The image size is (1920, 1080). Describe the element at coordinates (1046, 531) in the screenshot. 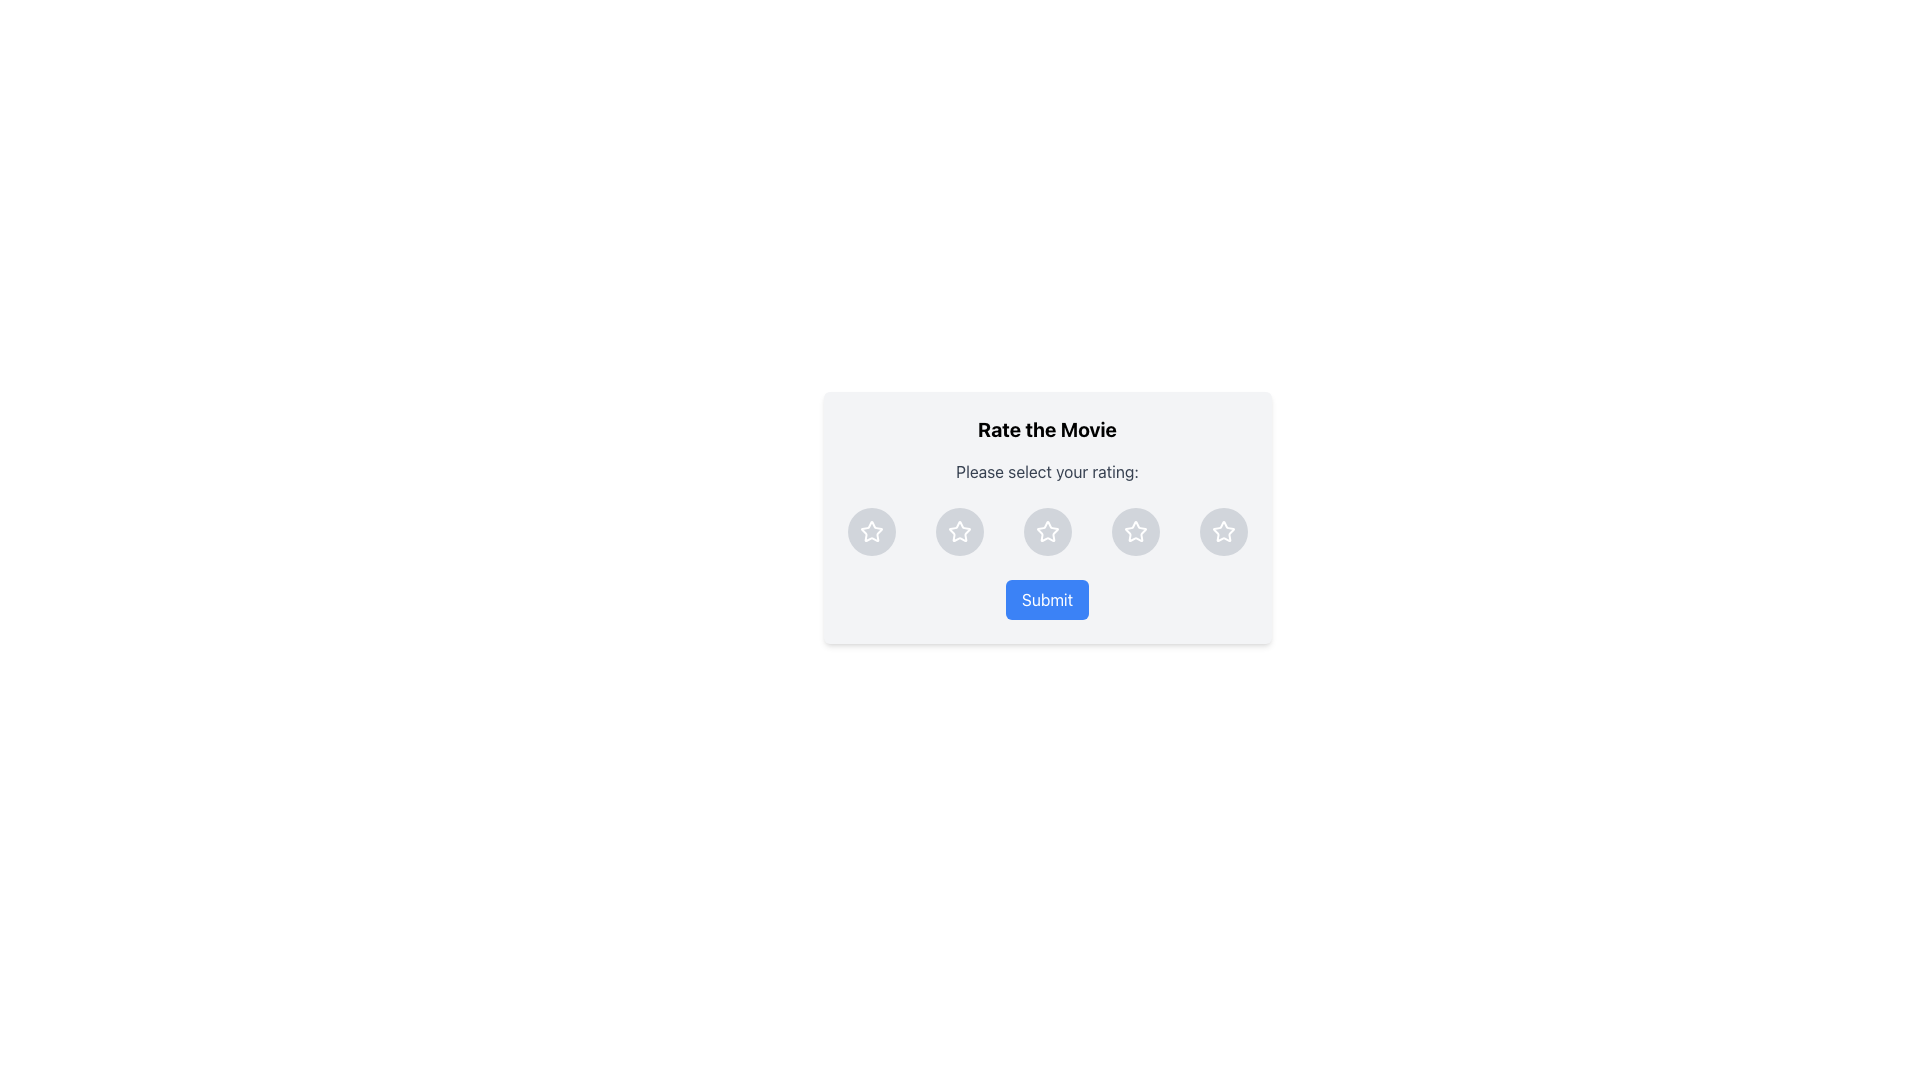

I see `the circular button with a light gray background and a white star icon in the center to trigger the scale effect` at that location.